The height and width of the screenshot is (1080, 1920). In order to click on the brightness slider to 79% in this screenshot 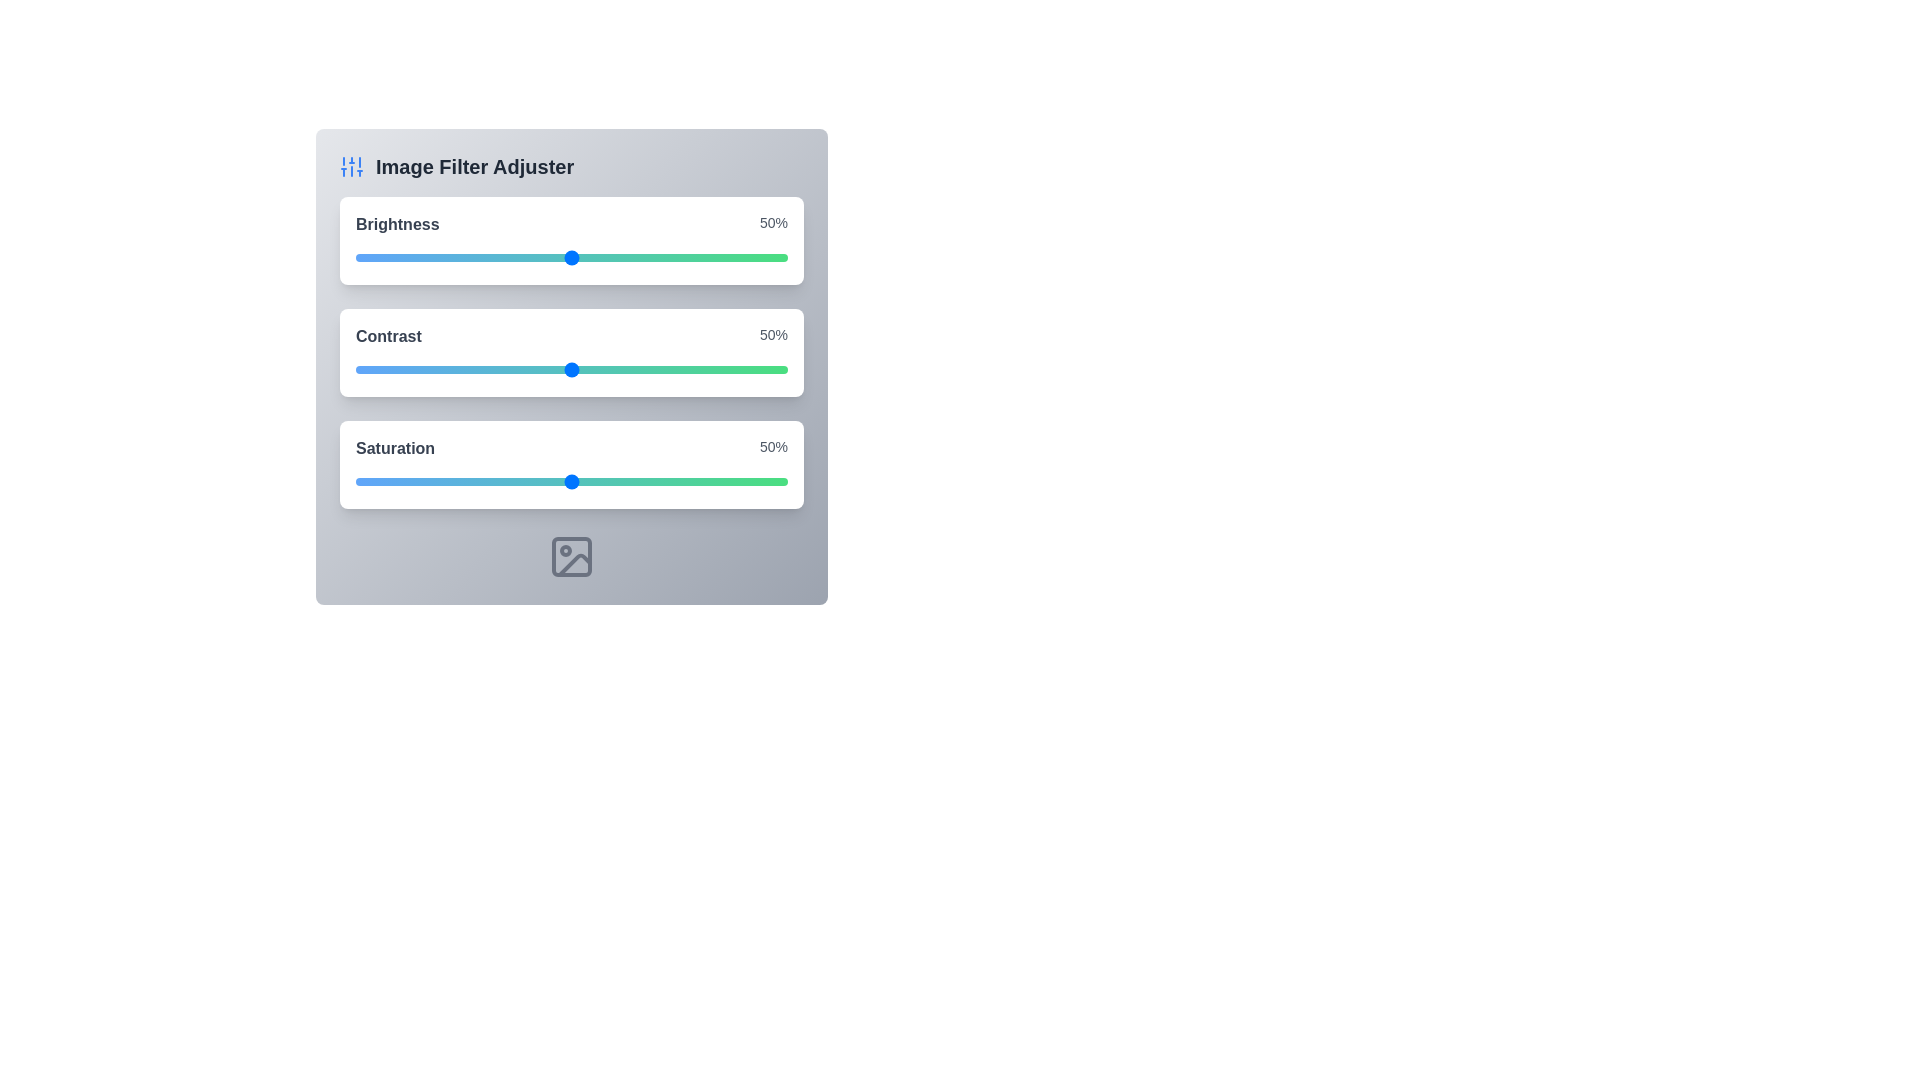, I will do `click(697, 257)`.